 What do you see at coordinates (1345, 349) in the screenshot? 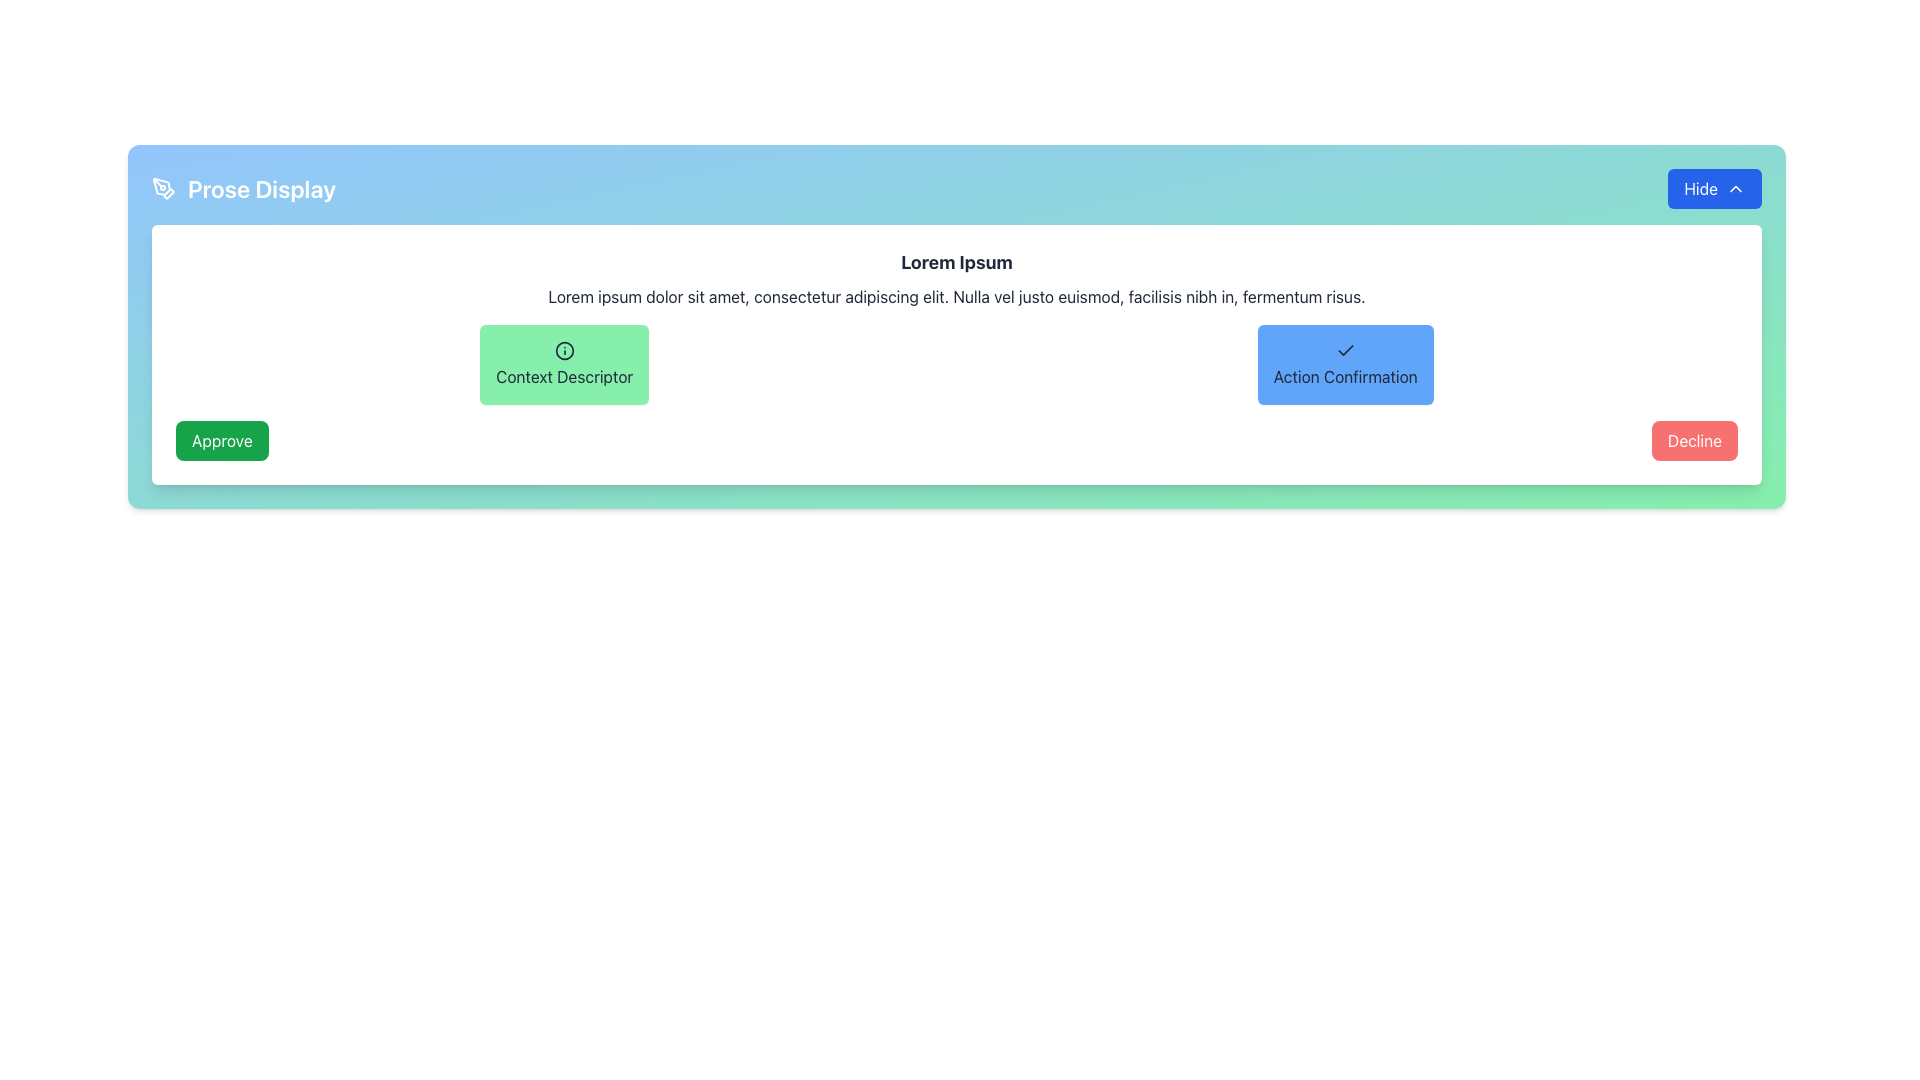
I see `the checkmark icon within the 'Action Confirmation' button, which visually represents confirmation or acceptance` at bounding box center [1345, 349].